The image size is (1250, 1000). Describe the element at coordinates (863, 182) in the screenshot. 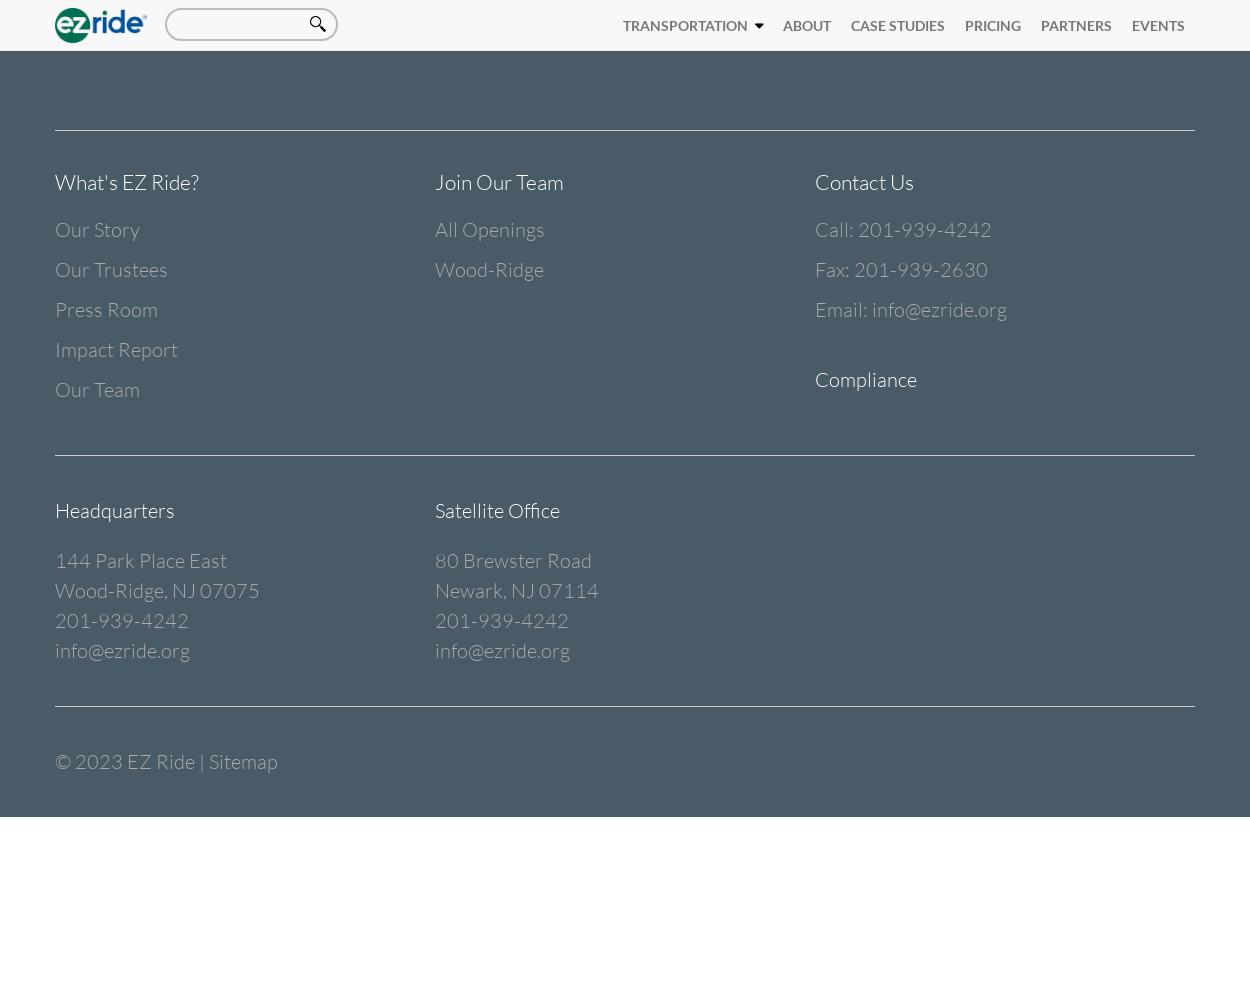

I see `'Contact Us'` at that location.